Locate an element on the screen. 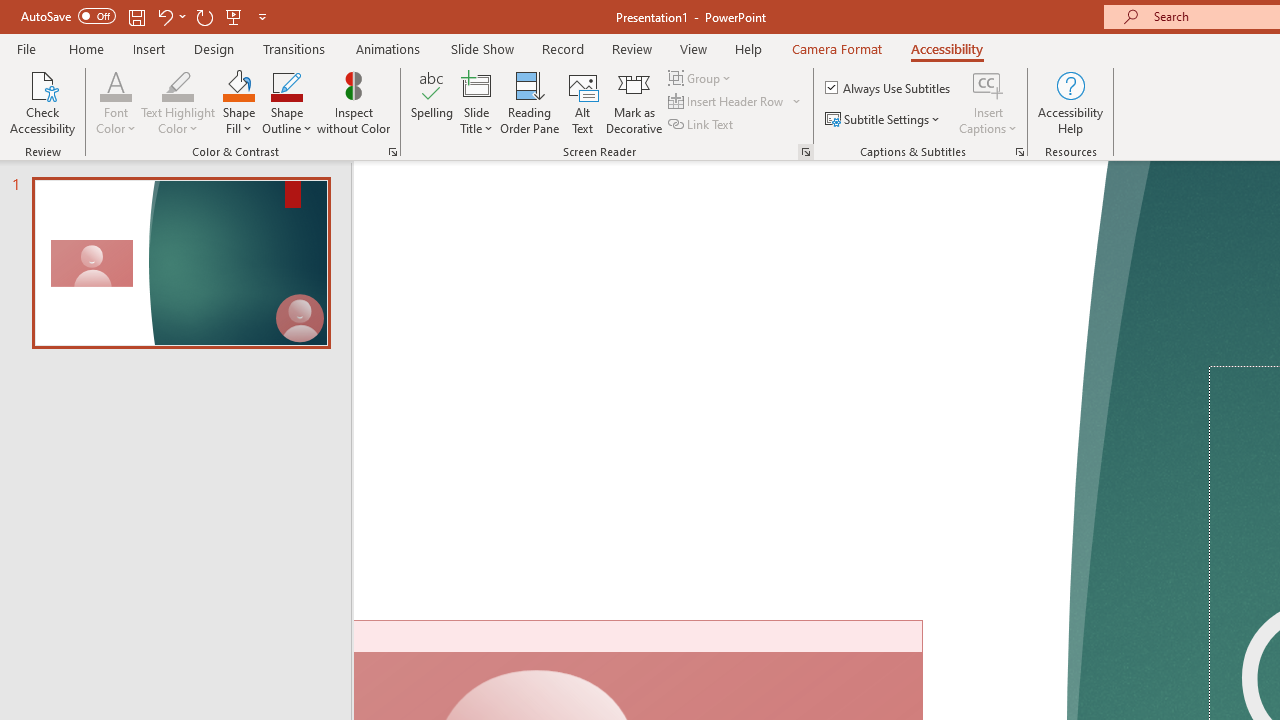 The width and height of the screenshot is (1280, 720). 'Accessibility Help' is located at coordinates (1069, 103).